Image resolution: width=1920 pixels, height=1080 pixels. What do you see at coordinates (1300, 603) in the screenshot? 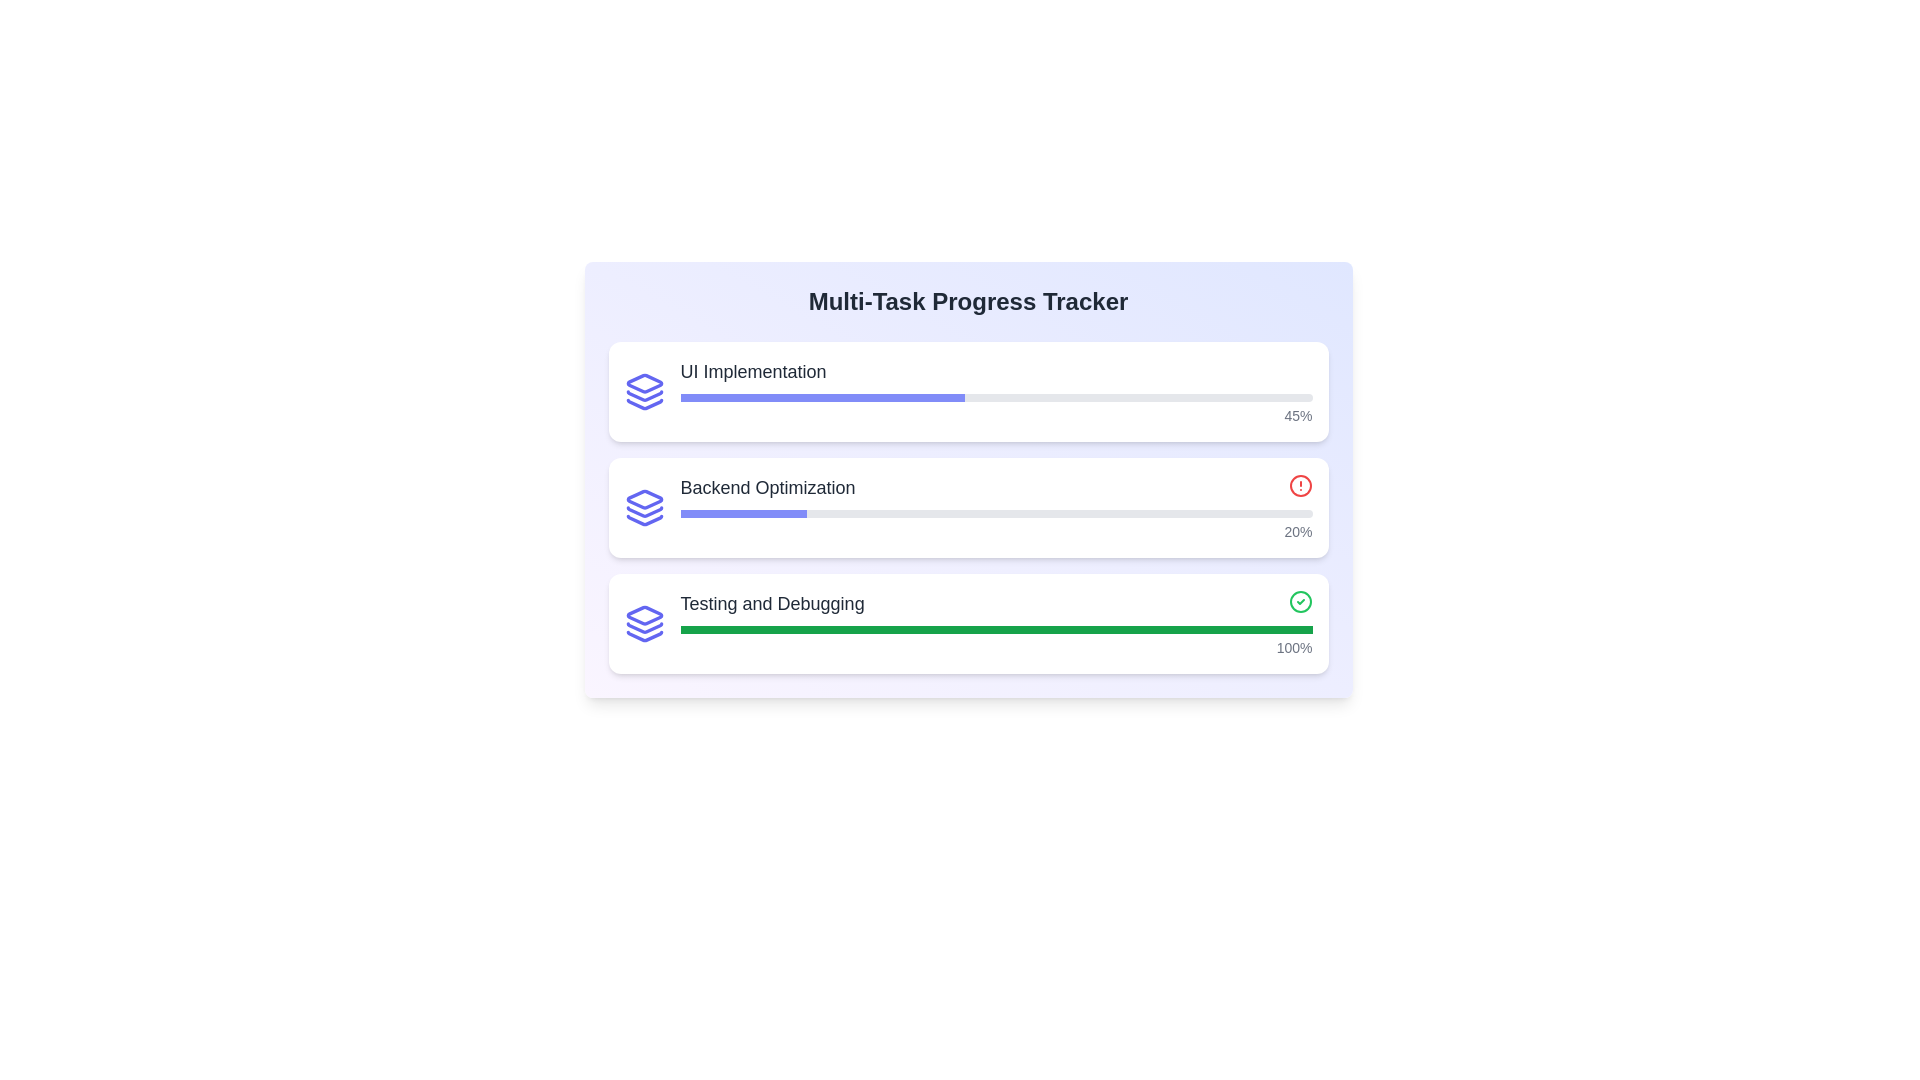
I see `the success icon indicating that the 'Testing and Debugging' task has been completed successfully, located to the far right in the progress tracker interface` at bounding box center [1300, 603].